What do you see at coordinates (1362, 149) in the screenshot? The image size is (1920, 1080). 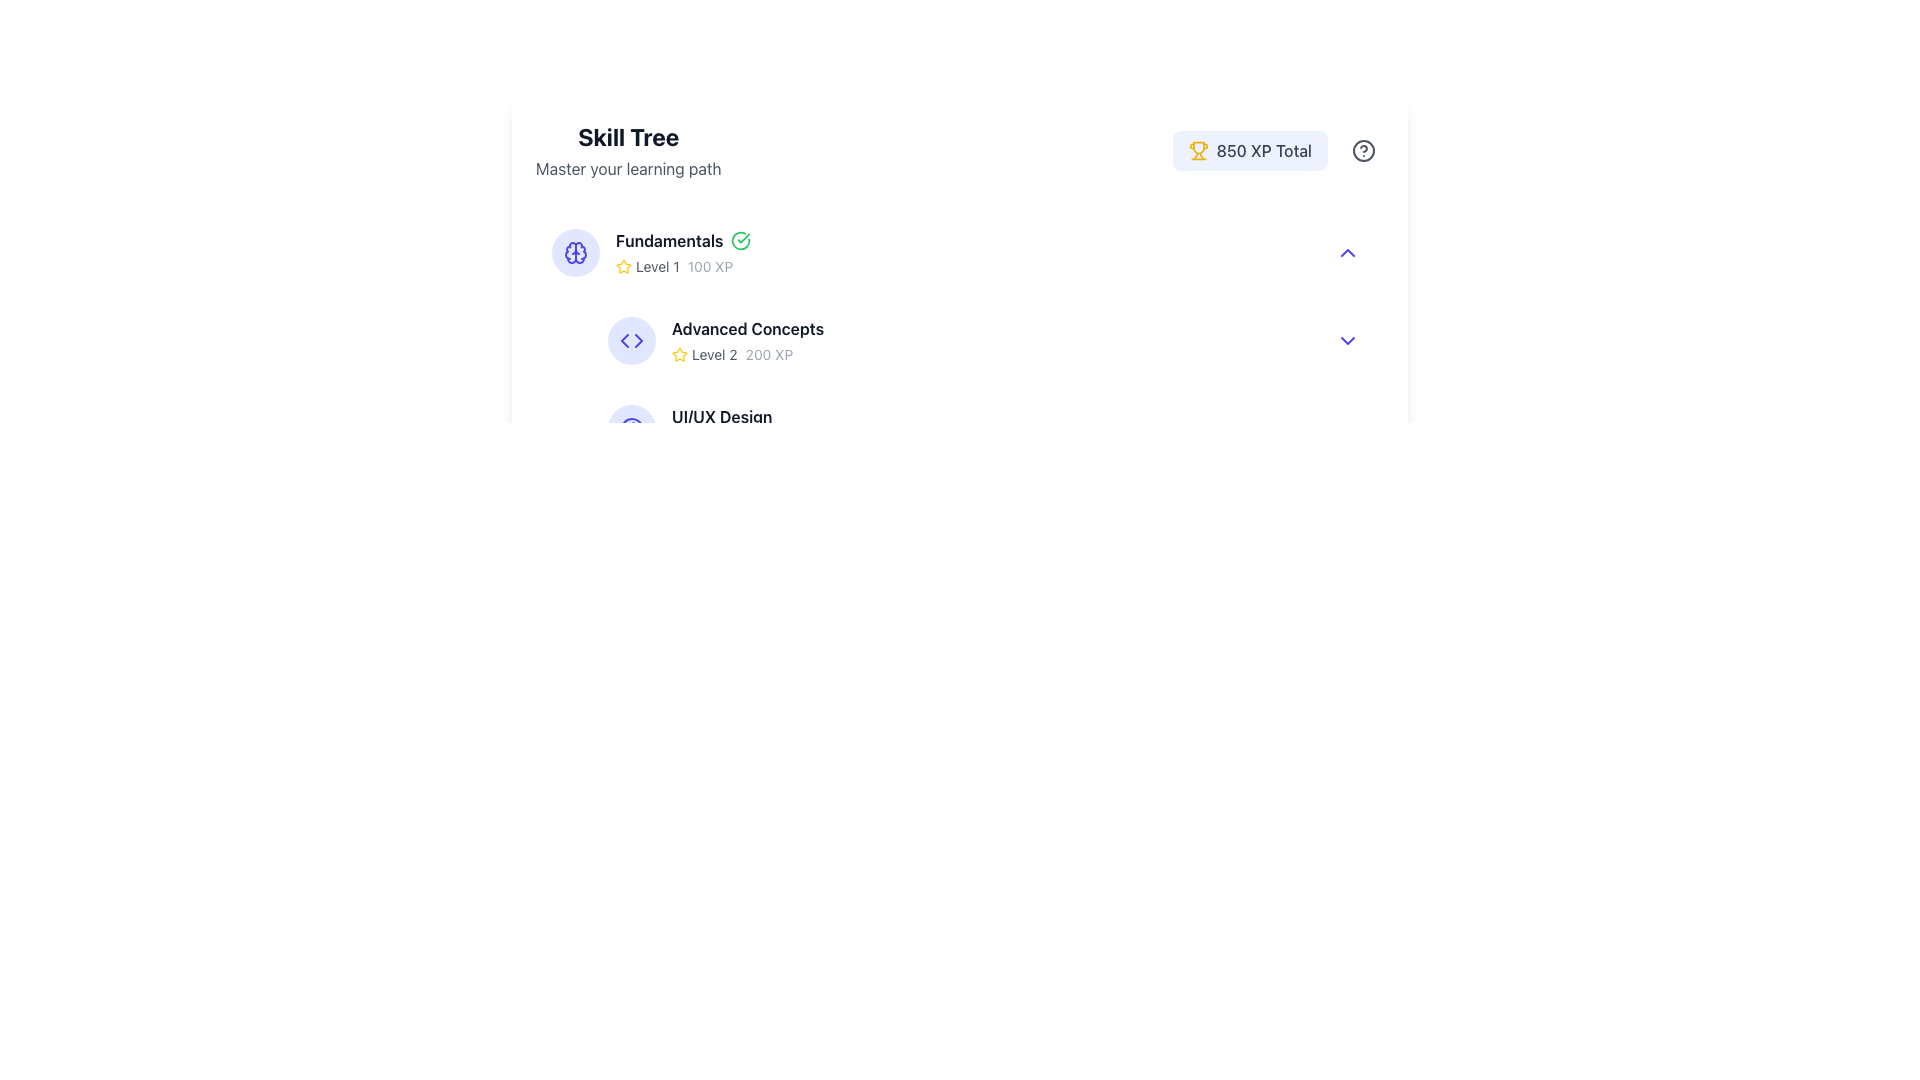 I see `the help icon located on the top-right corner near the '850 XP Total' badge` at bounding box center [1362, 149].